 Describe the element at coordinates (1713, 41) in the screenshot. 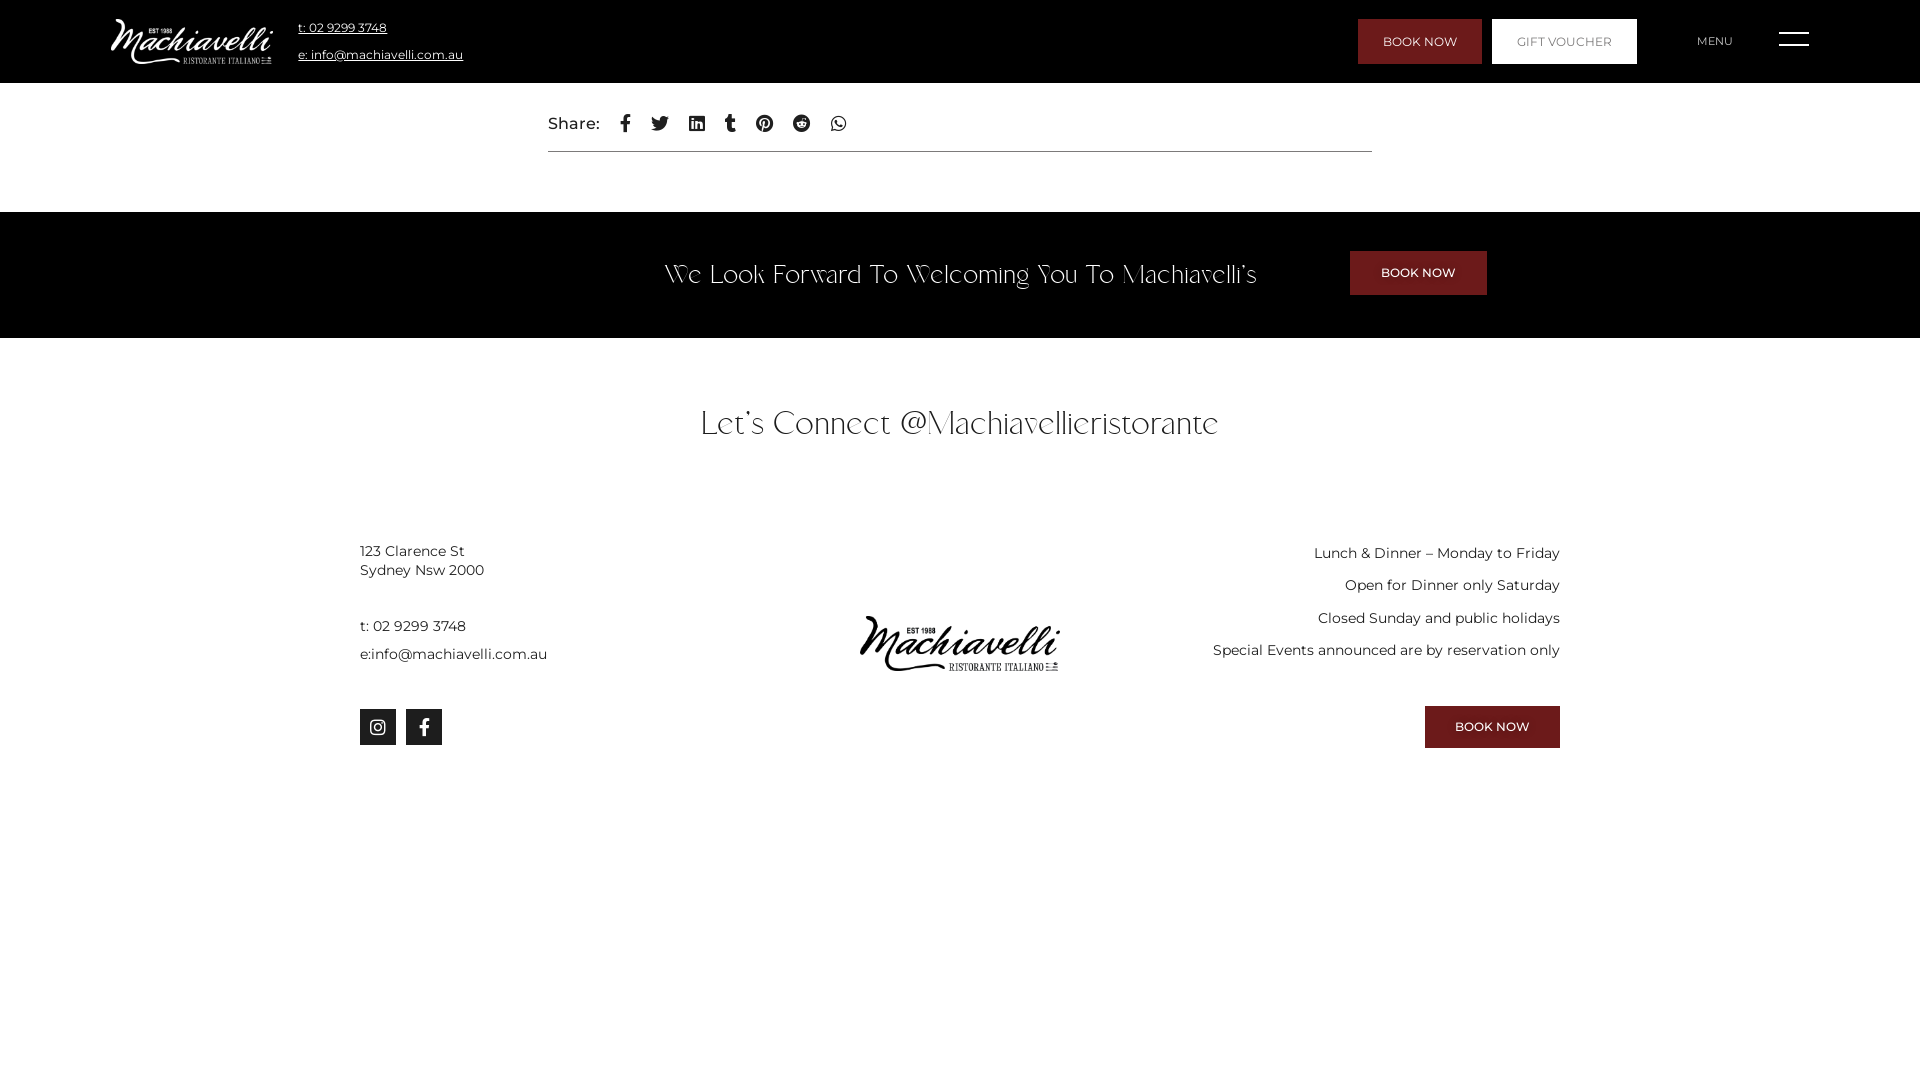

I see `'MENU'` at that location.